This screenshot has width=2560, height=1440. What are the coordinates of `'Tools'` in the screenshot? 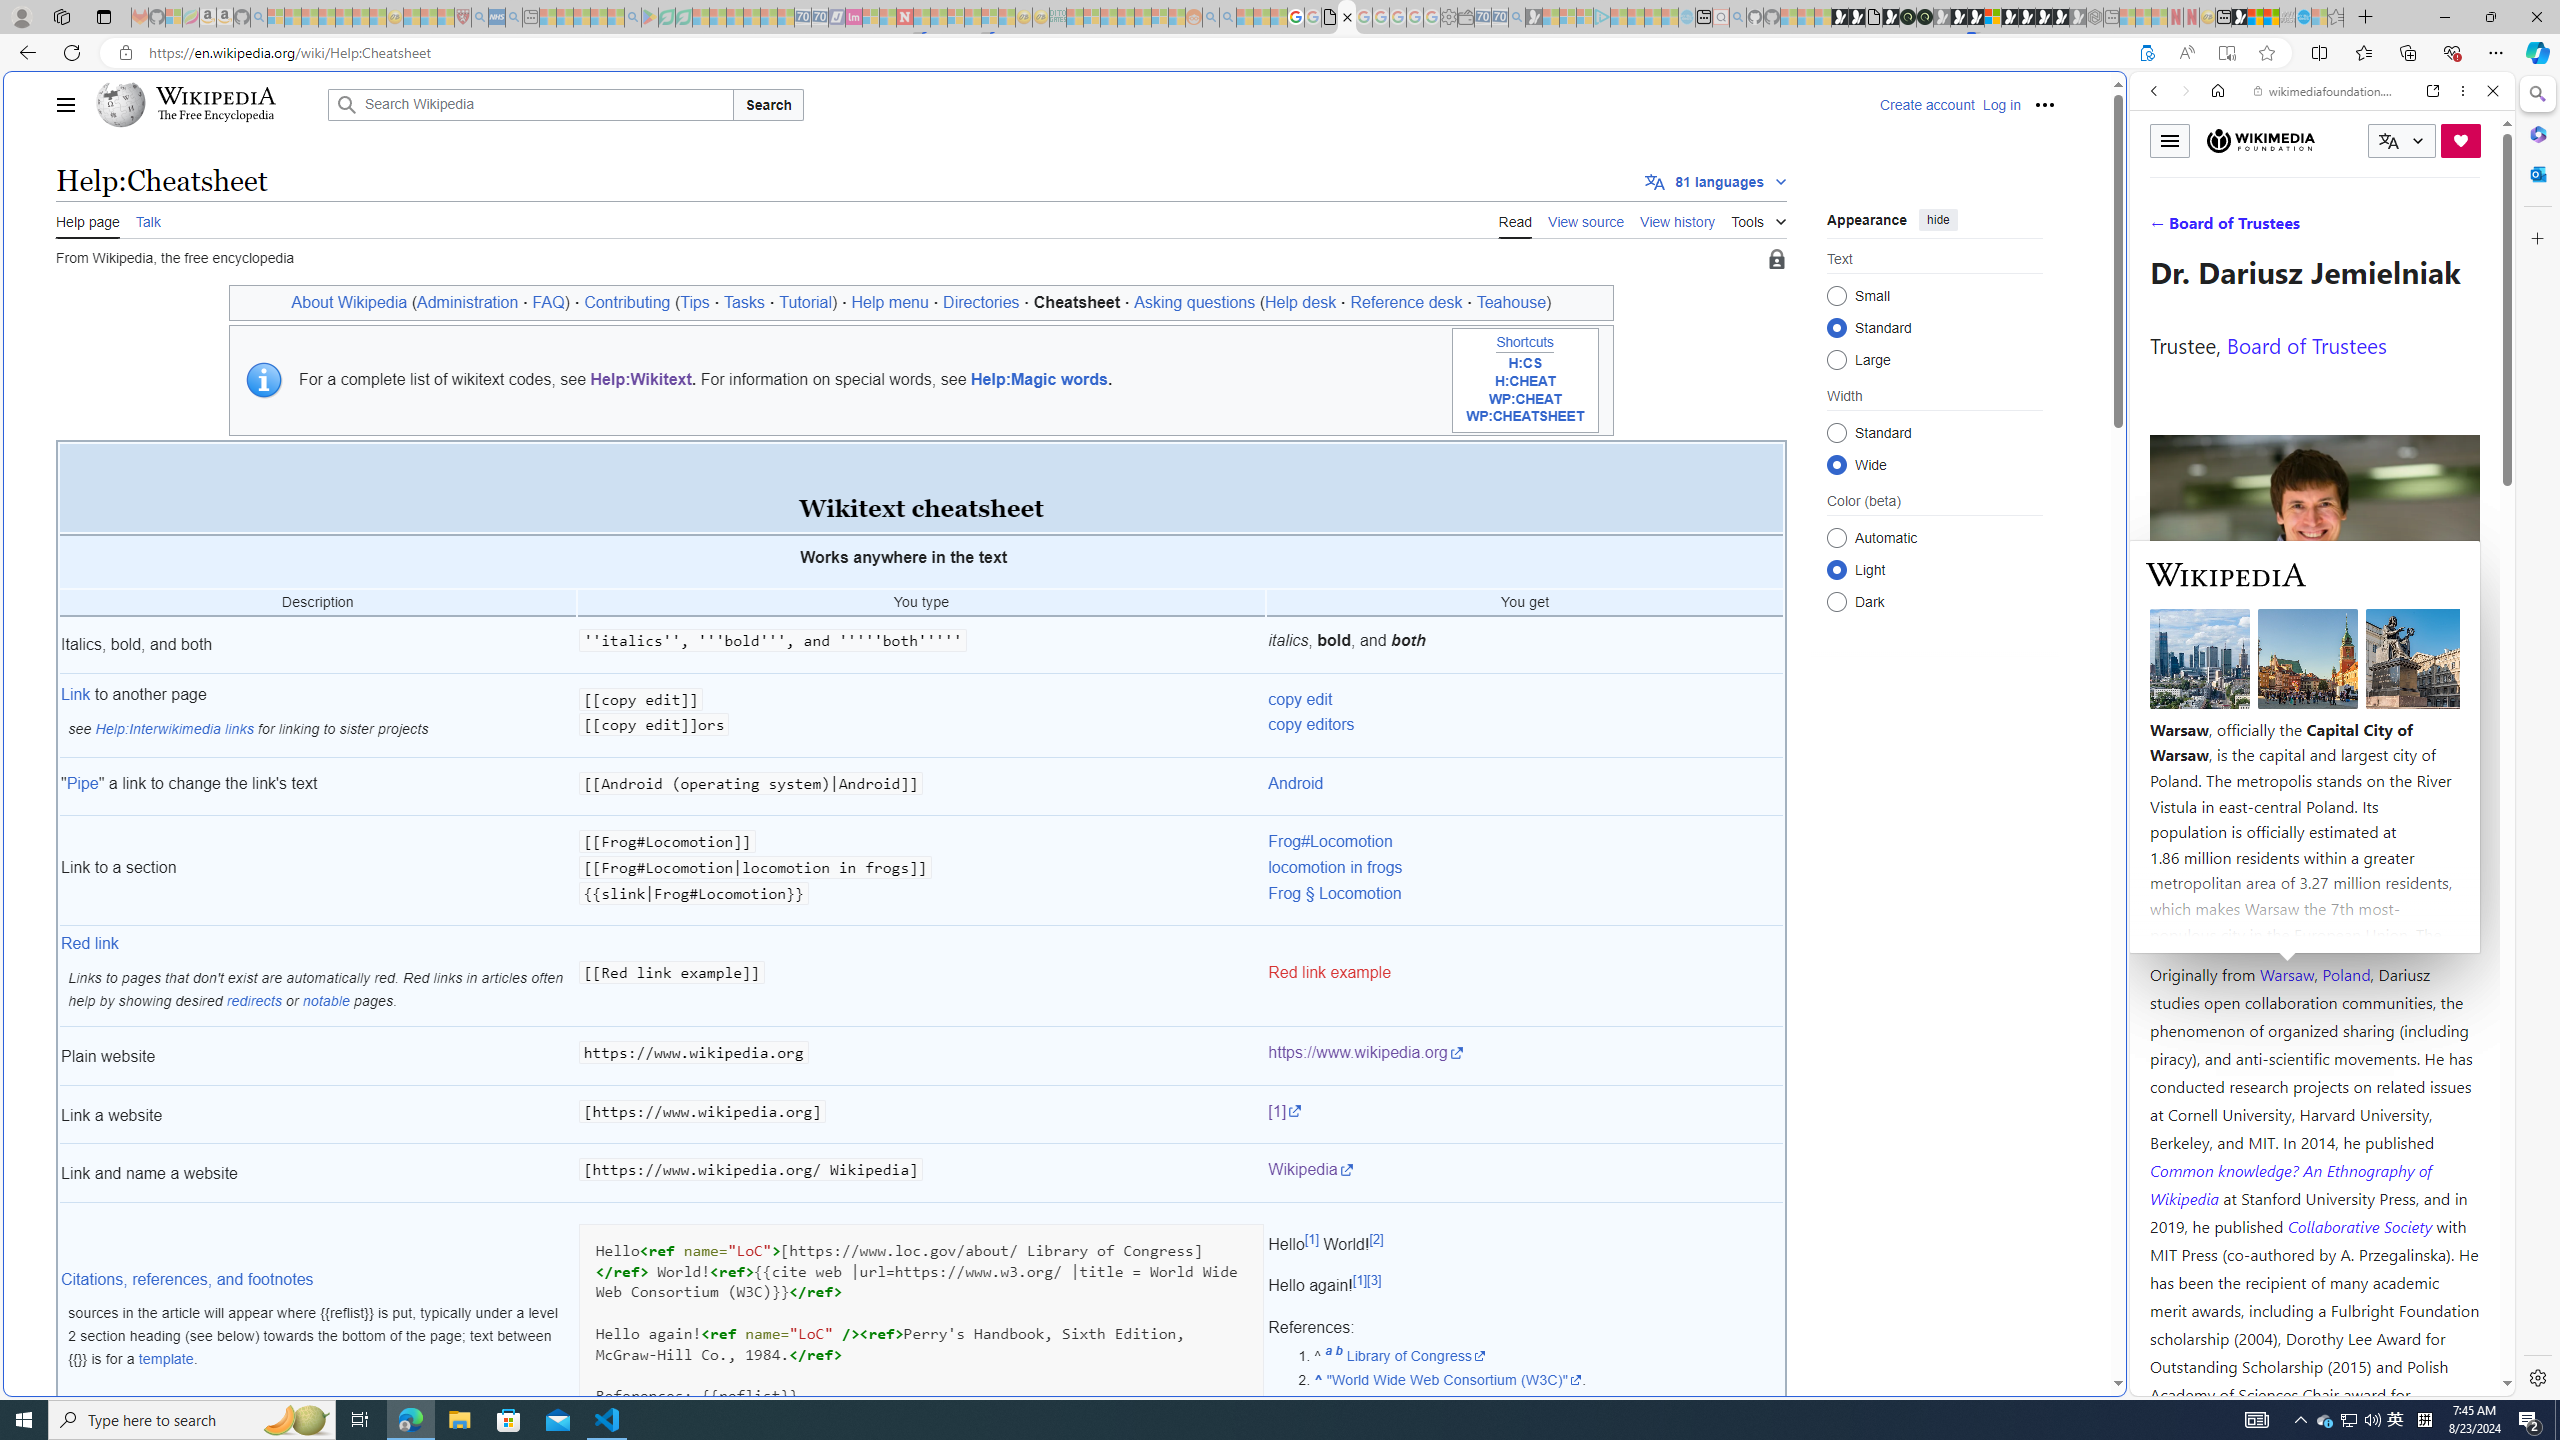 It's located at (1757, 218).